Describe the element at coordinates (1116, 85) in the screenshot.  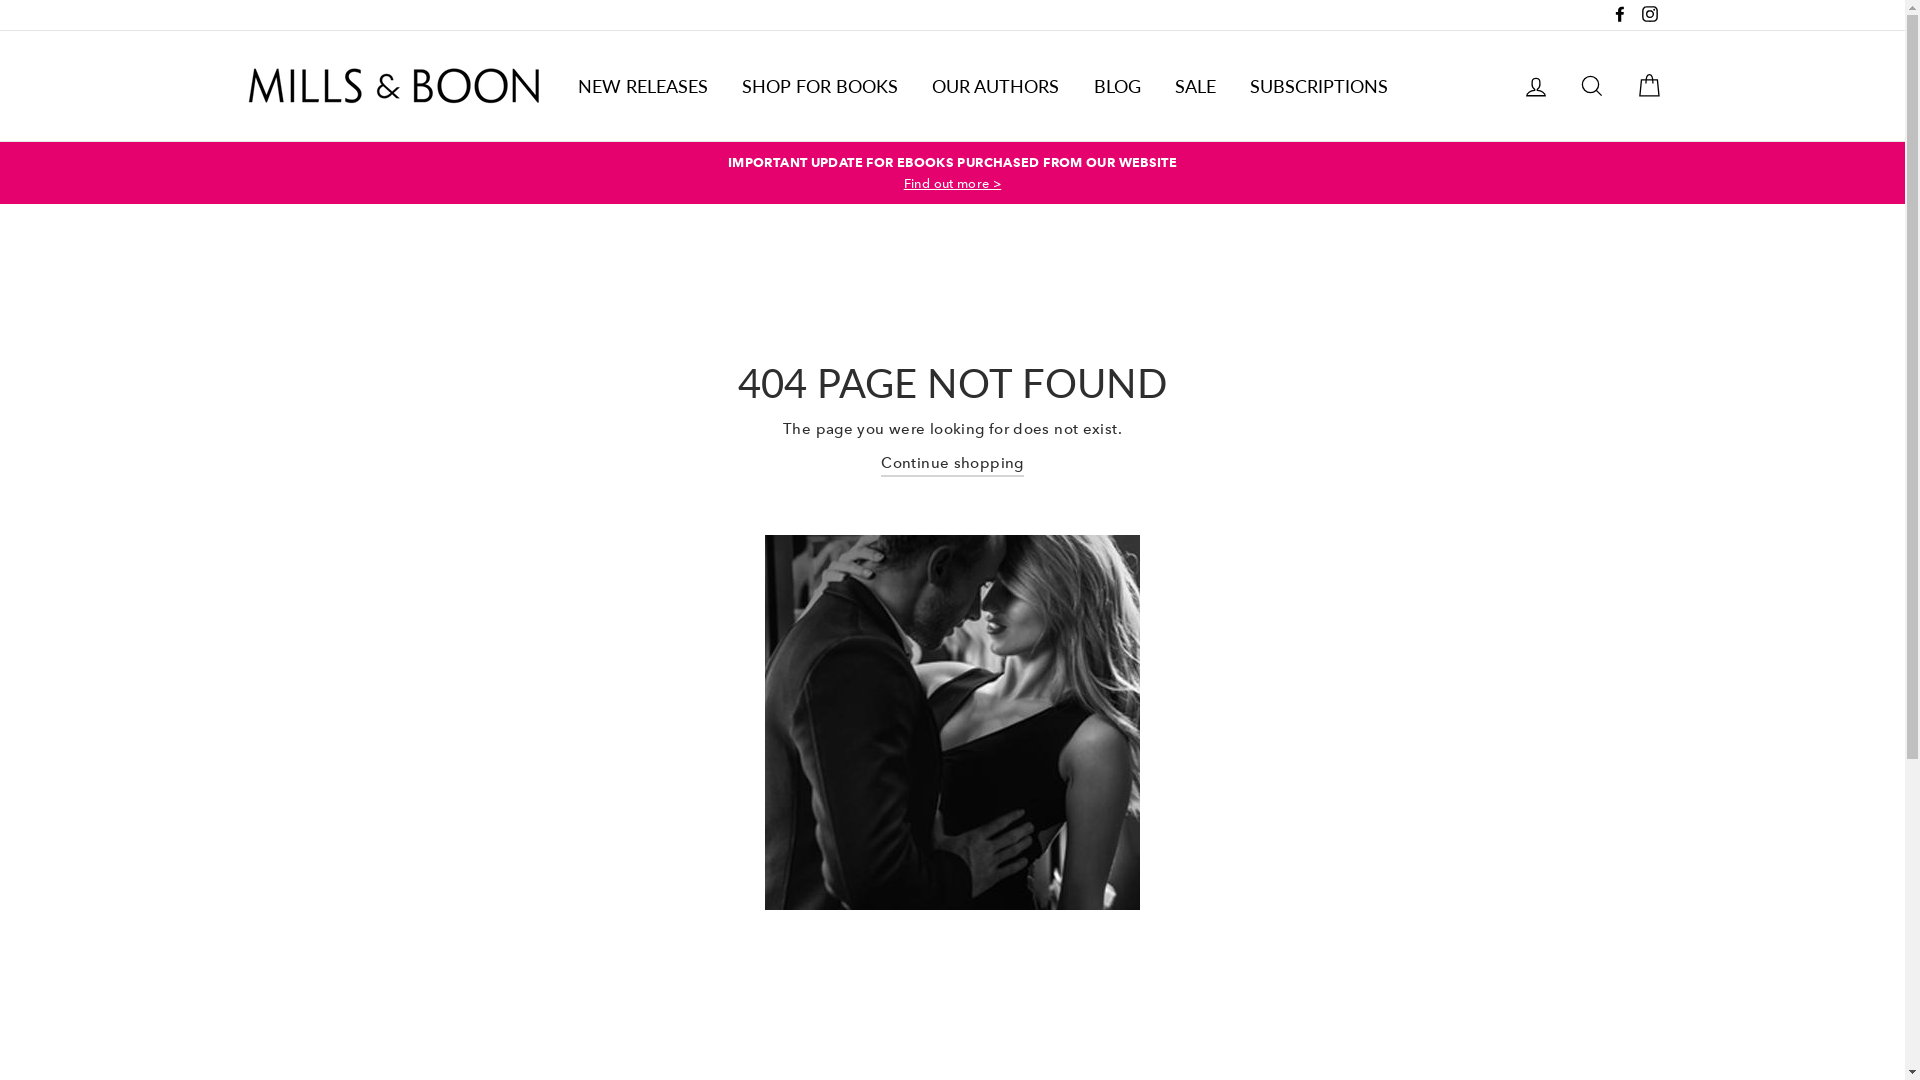
I see `'BLOG'` at that location.